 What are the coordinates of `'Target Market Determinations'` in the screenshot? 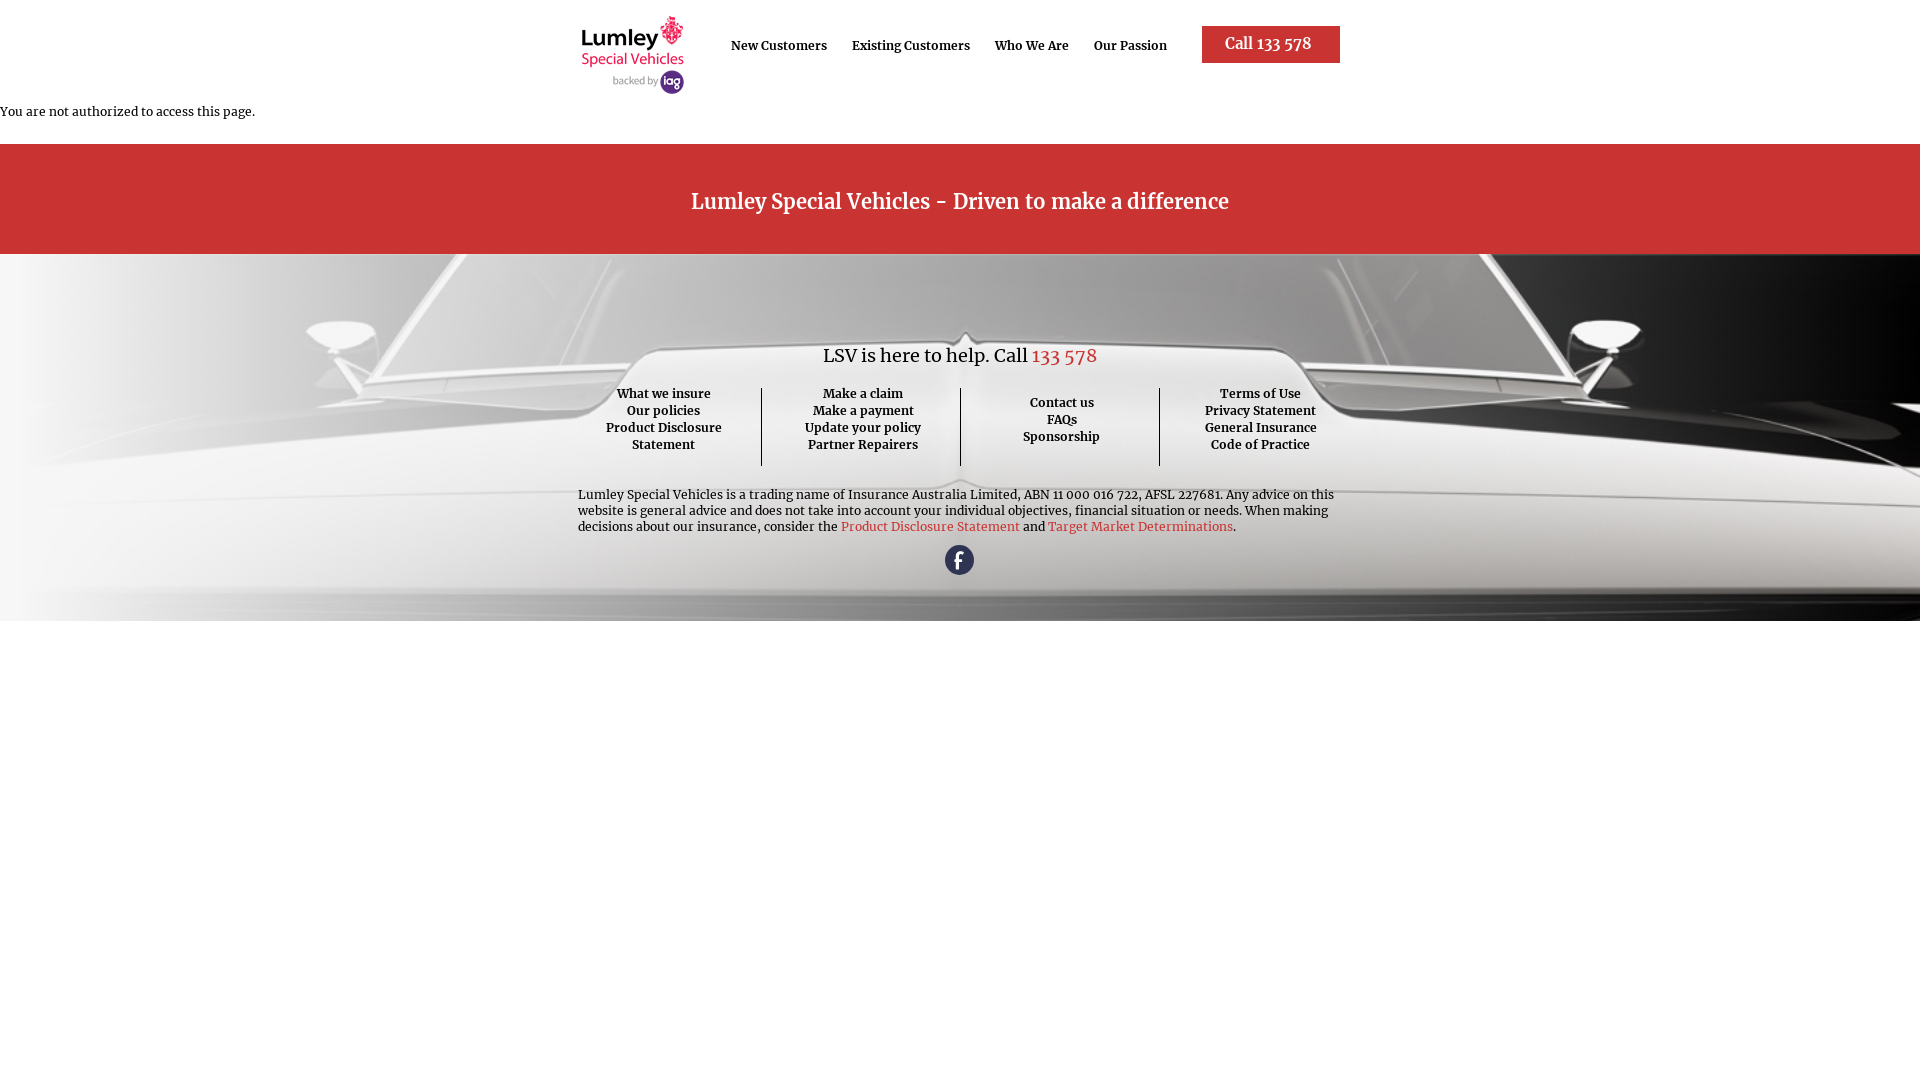 It's located at (1140, 525).